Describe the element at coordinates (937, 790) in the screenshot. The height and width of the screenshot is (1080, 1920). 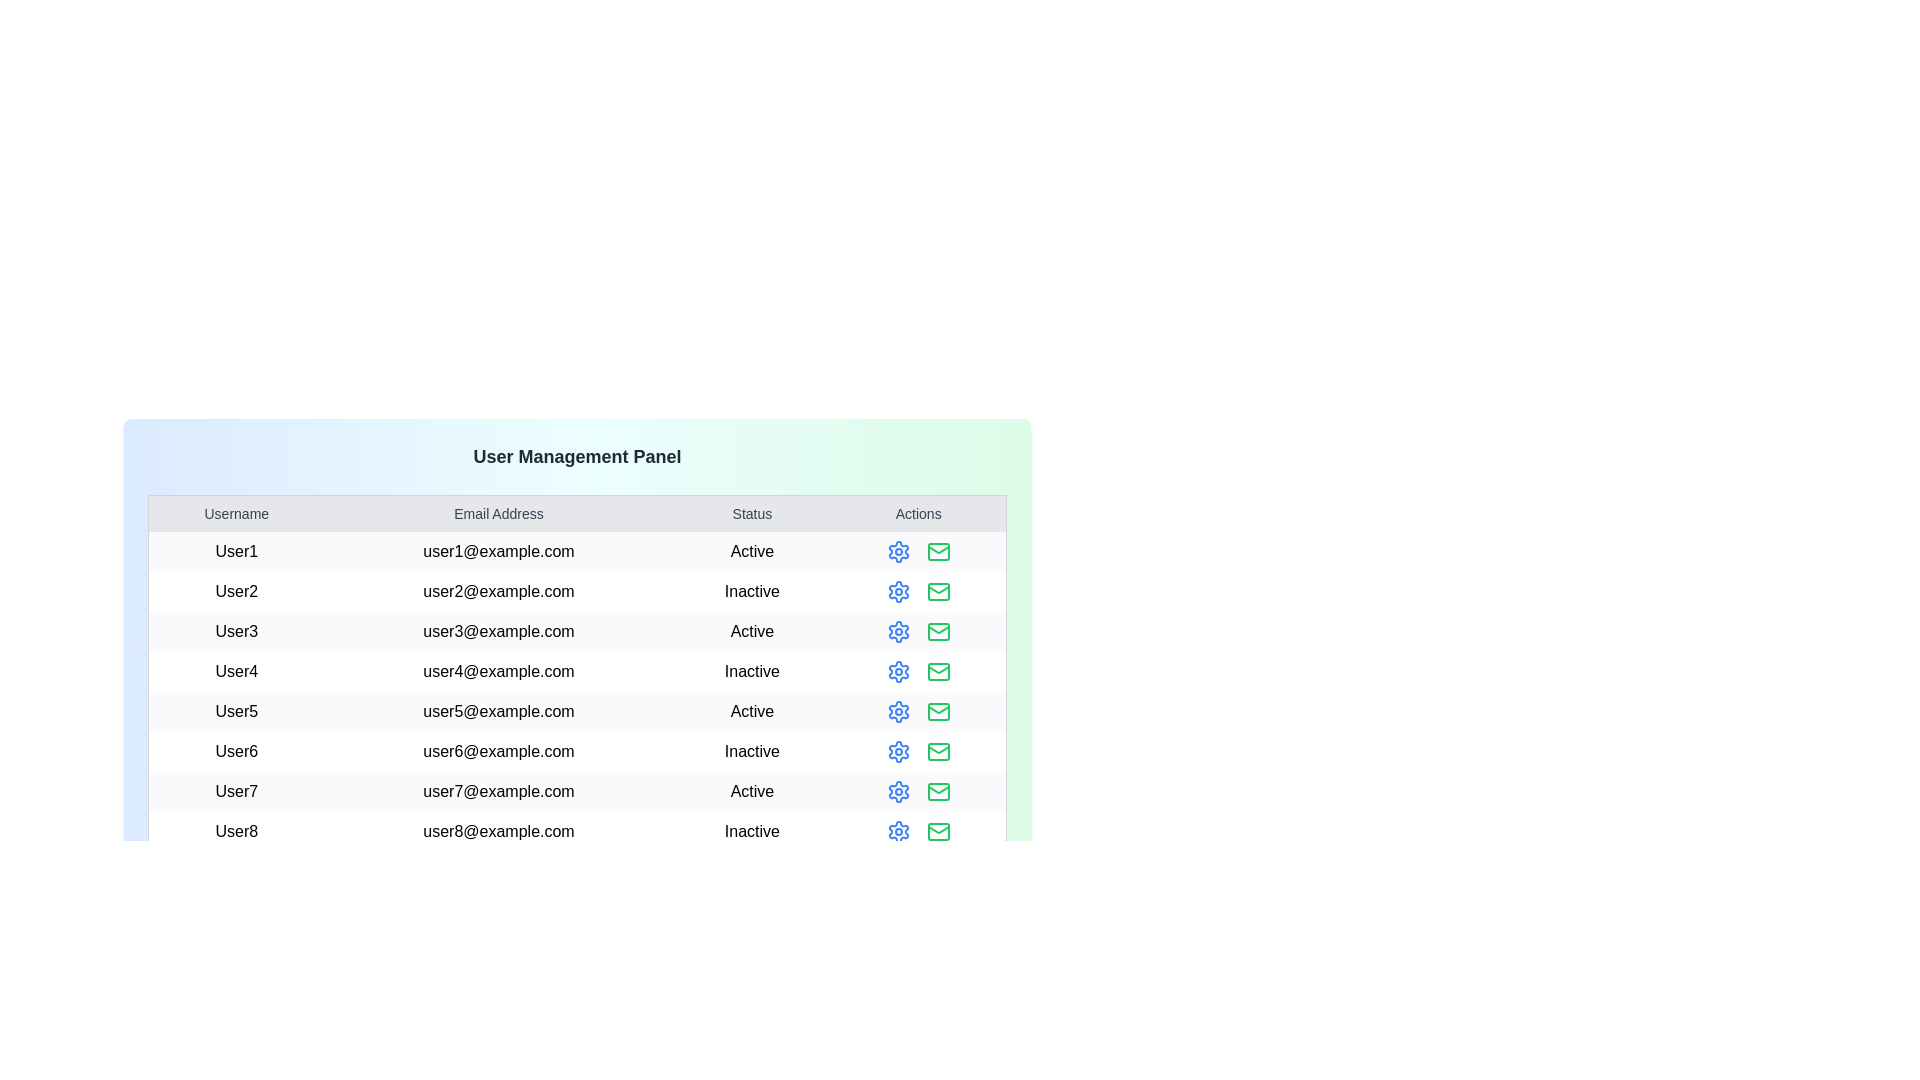
I see `the mail icon for the user identified by User7` at that location.